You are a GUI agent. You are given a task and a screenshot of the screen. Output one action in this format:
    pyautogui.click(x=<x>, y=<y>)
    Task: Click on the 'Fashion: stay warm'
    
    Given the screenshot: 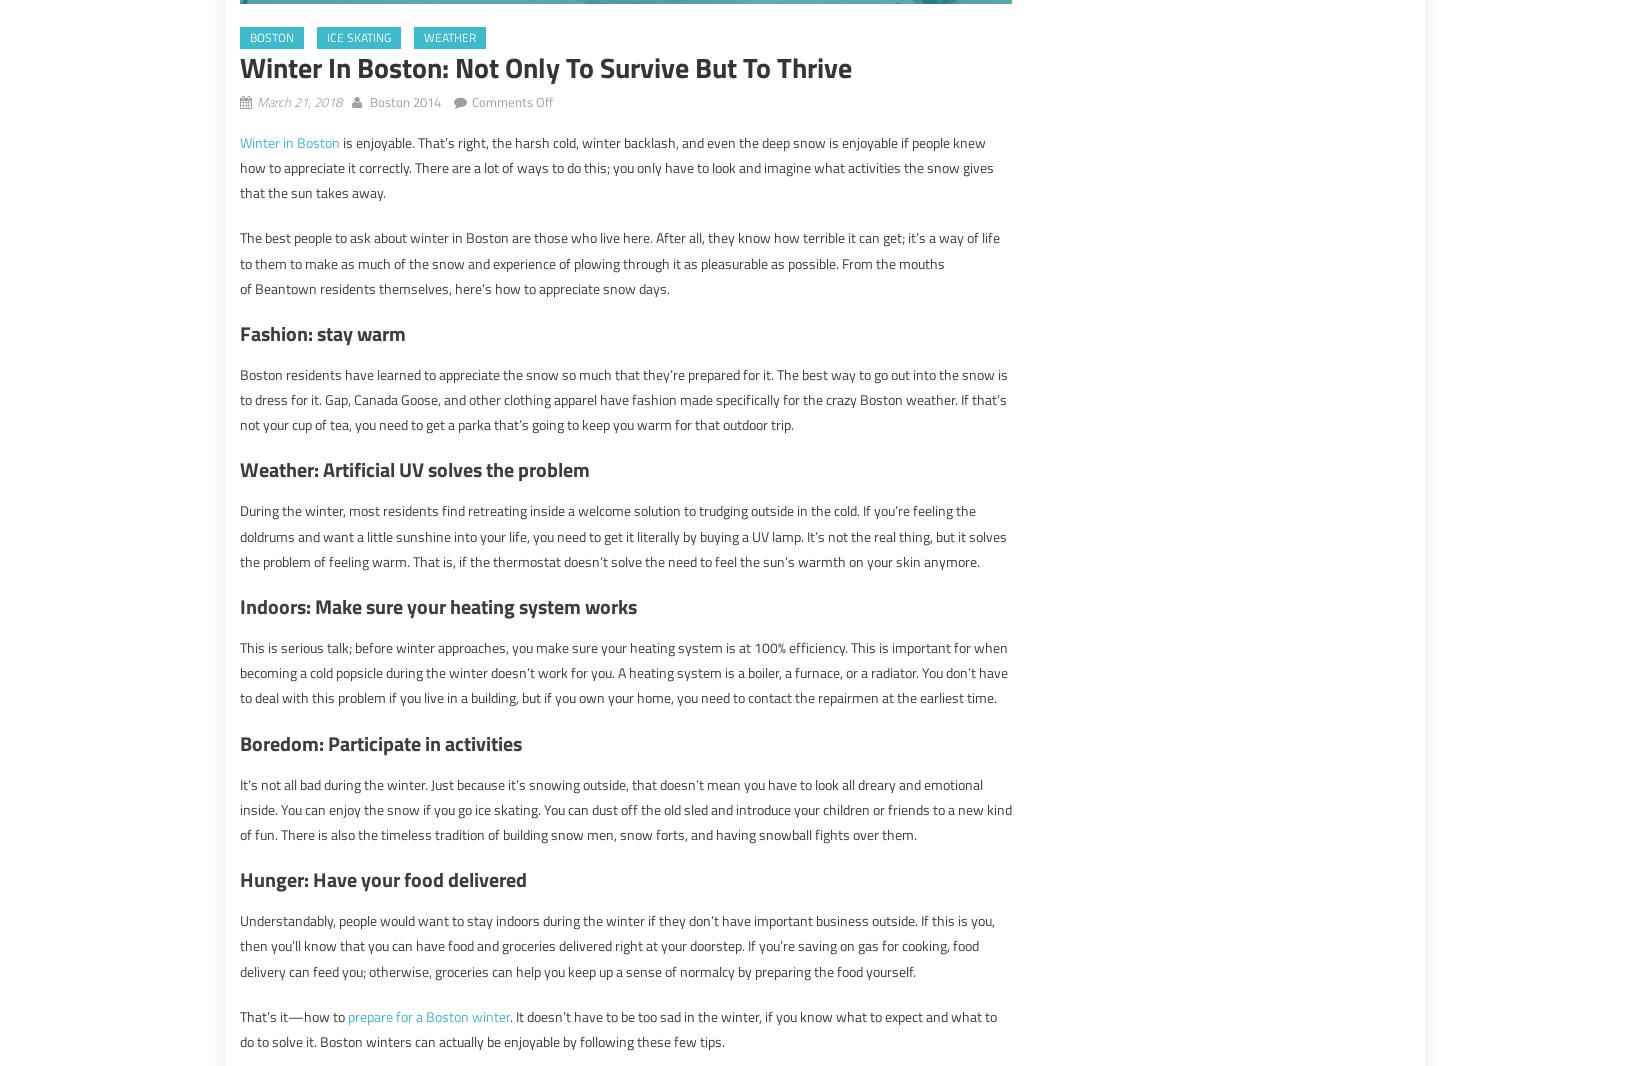 What is the action you would take?
    pyautogui.click(x=323, y=332)
    